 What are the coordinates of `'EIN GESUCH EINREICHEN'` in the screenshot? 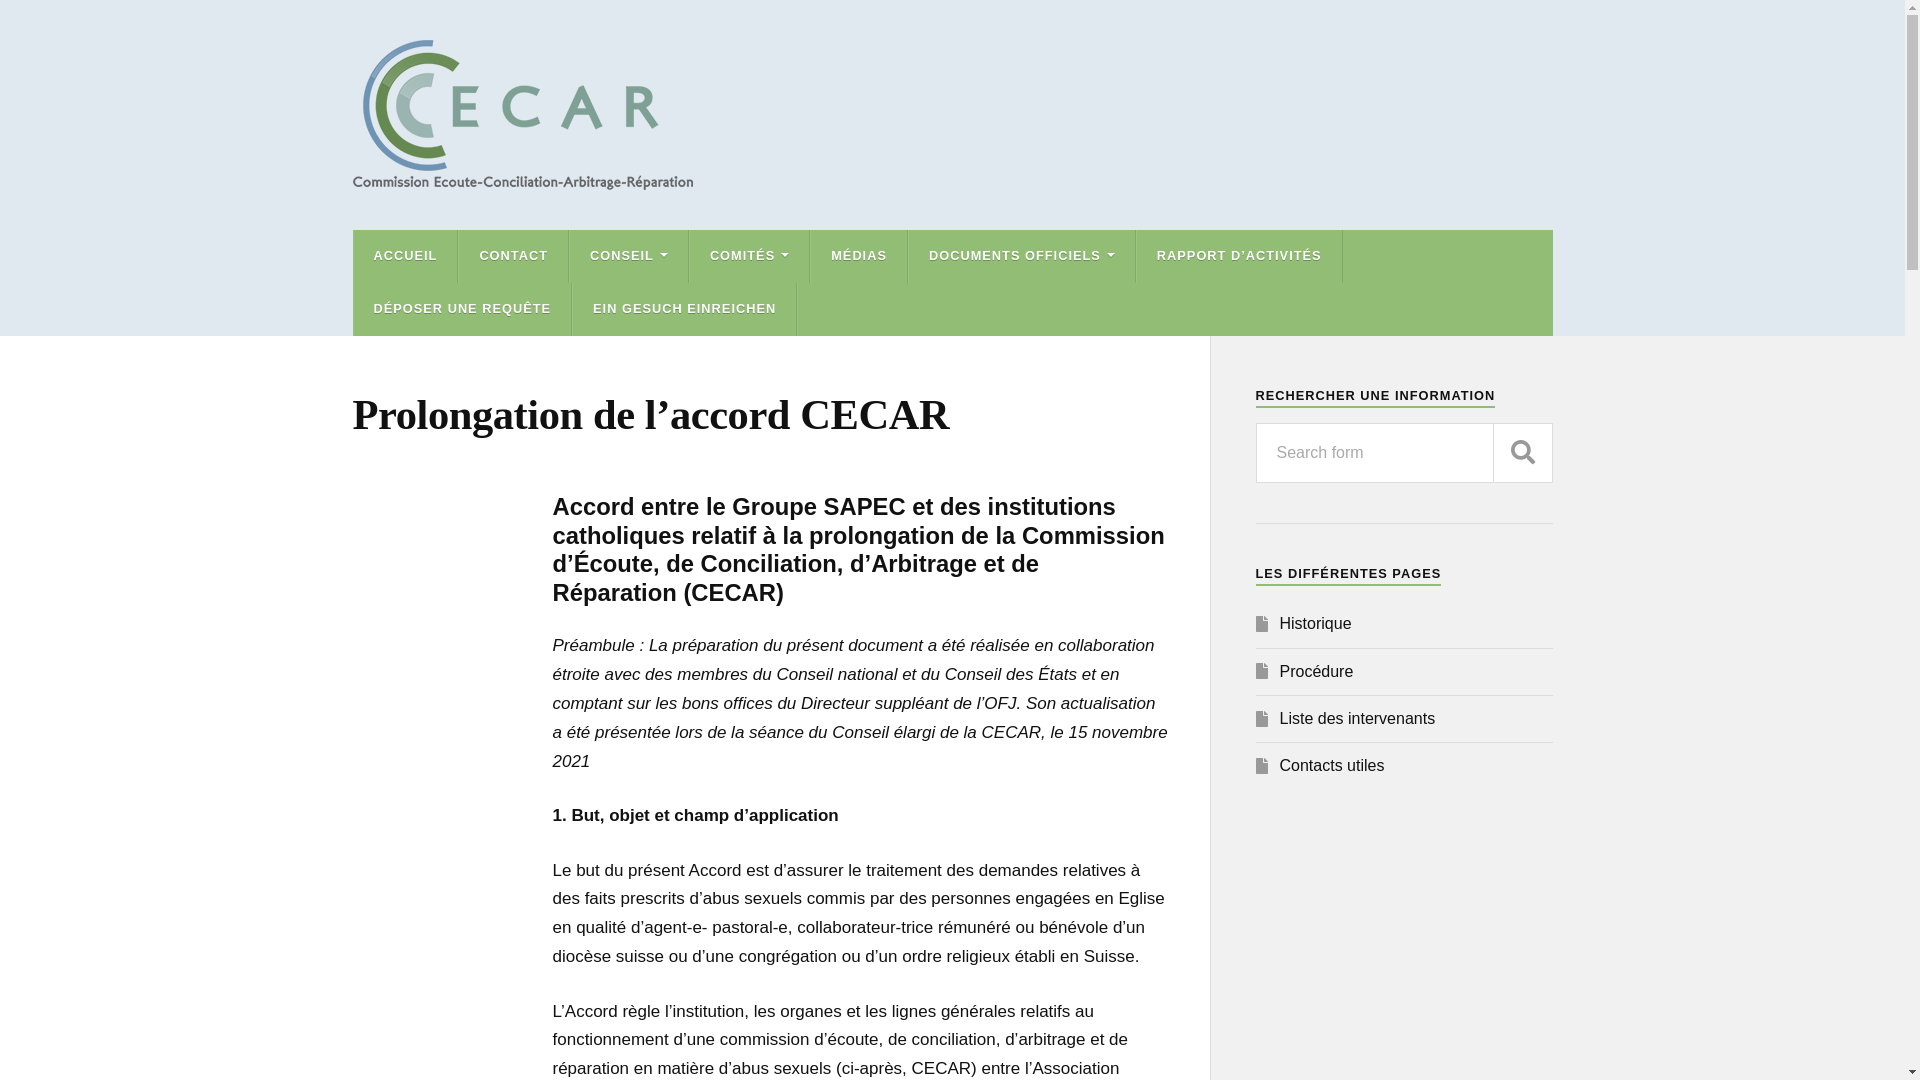 It's located at (684, 309).